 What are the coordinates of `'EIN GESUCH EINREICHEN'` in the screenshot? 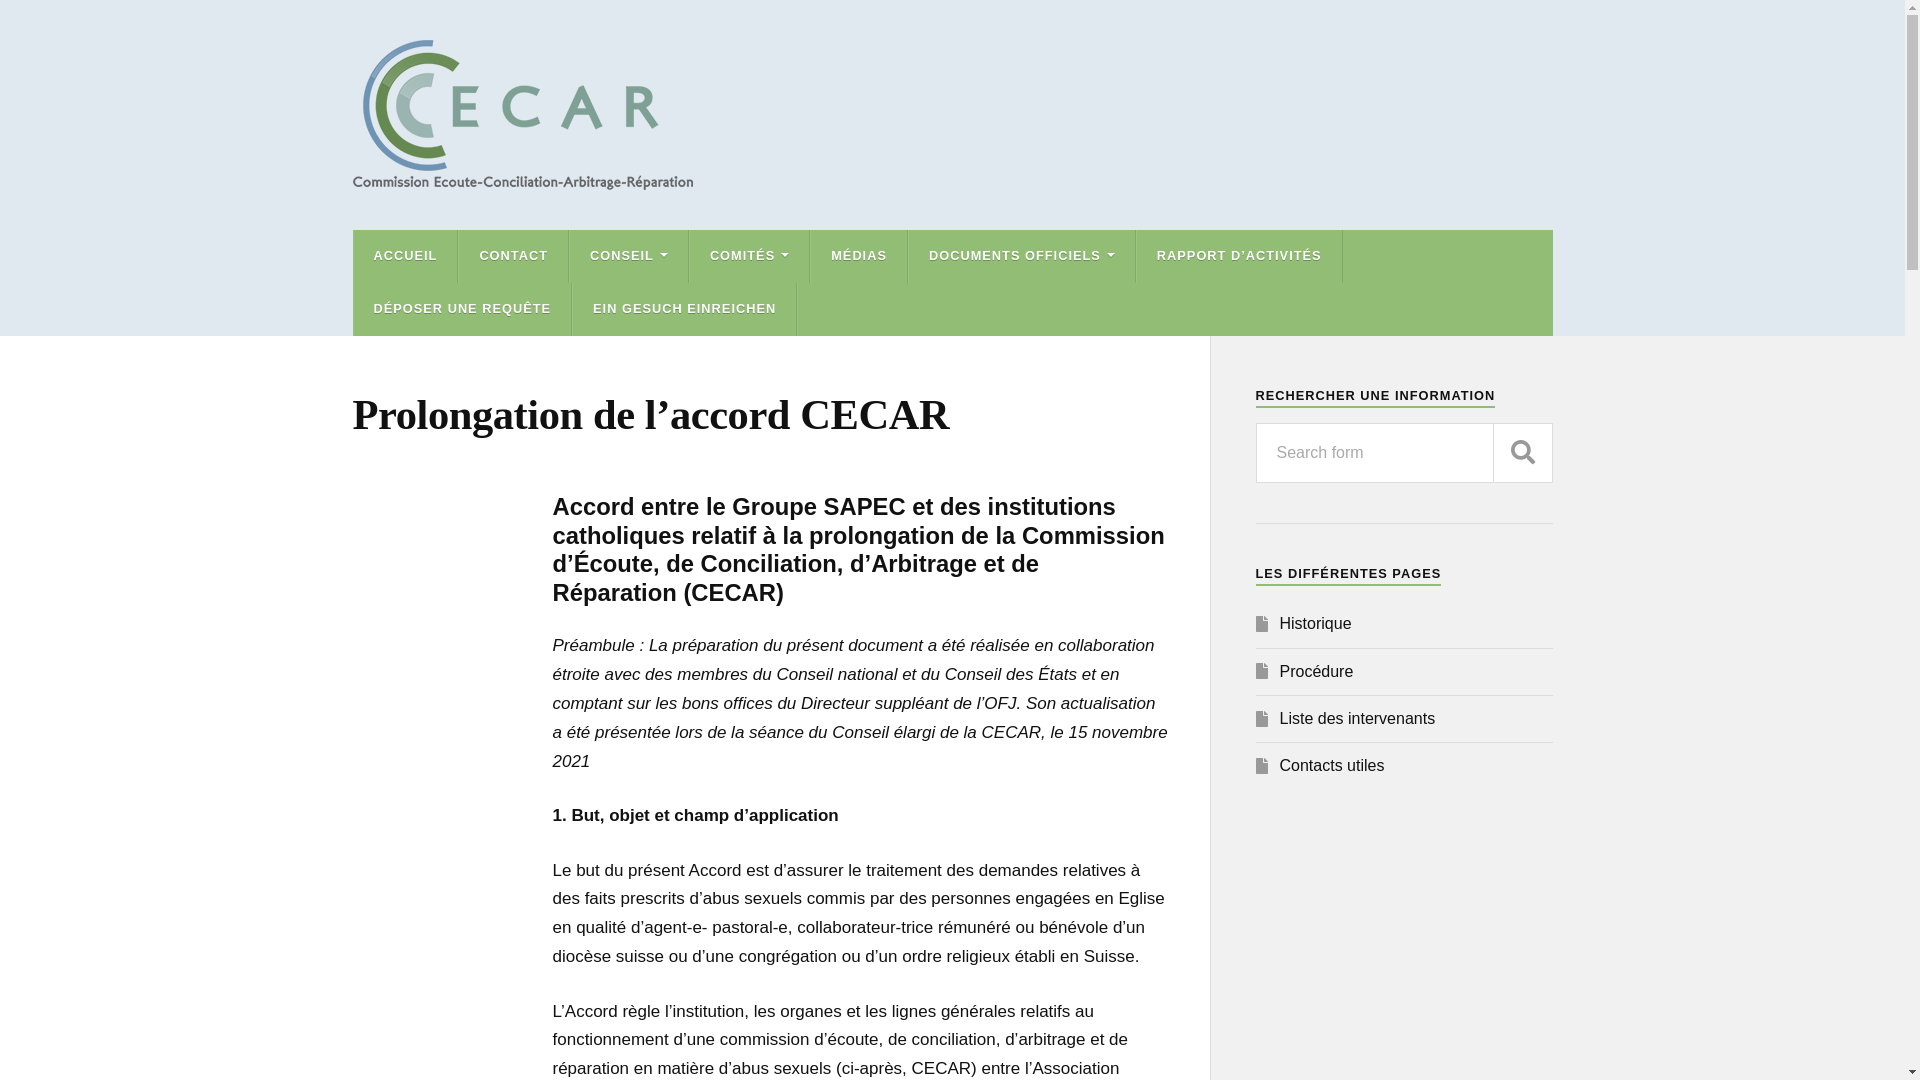 It's located at (684, 309).